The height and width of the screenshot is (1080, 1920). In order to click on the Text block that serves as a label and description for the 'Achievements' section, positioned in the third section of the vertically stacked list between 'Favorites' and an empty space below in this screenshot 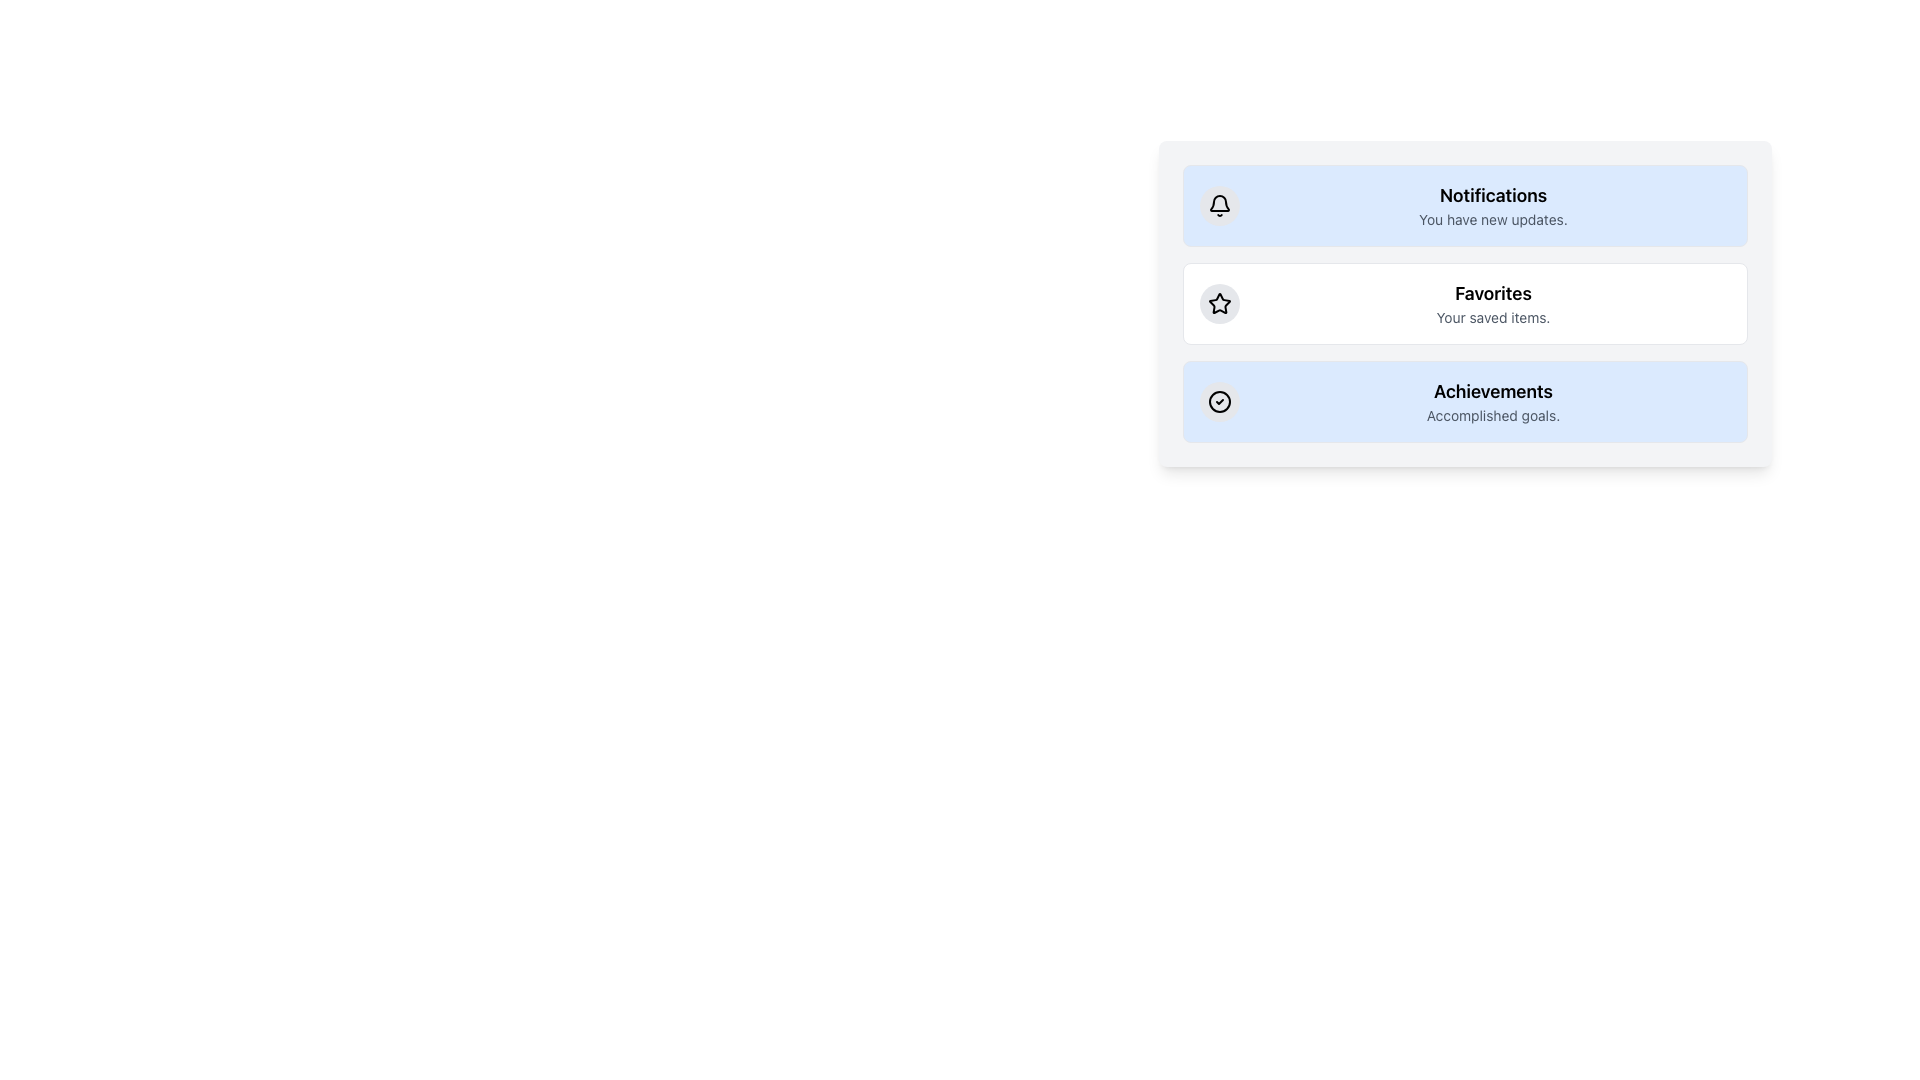, I will do `click(1493, 401)`.